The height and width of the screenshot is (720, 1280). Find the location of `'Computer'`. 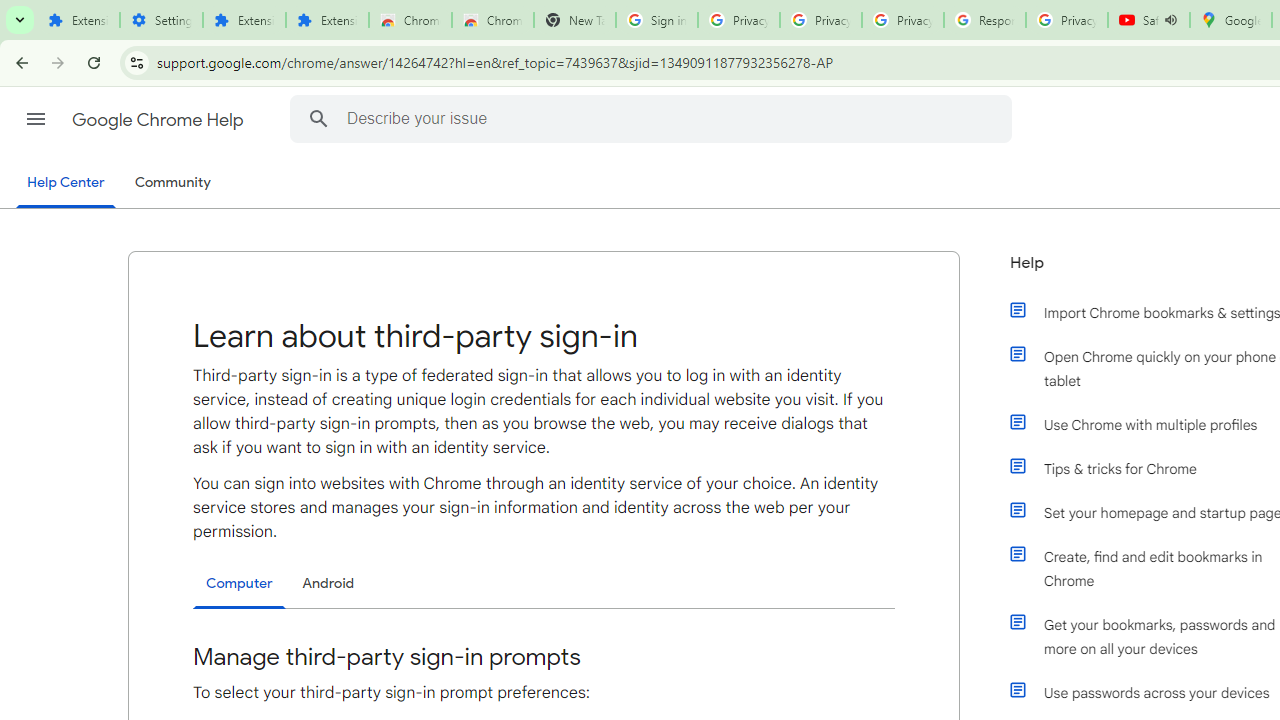

'Computer' is located at coordinates (239, 584).